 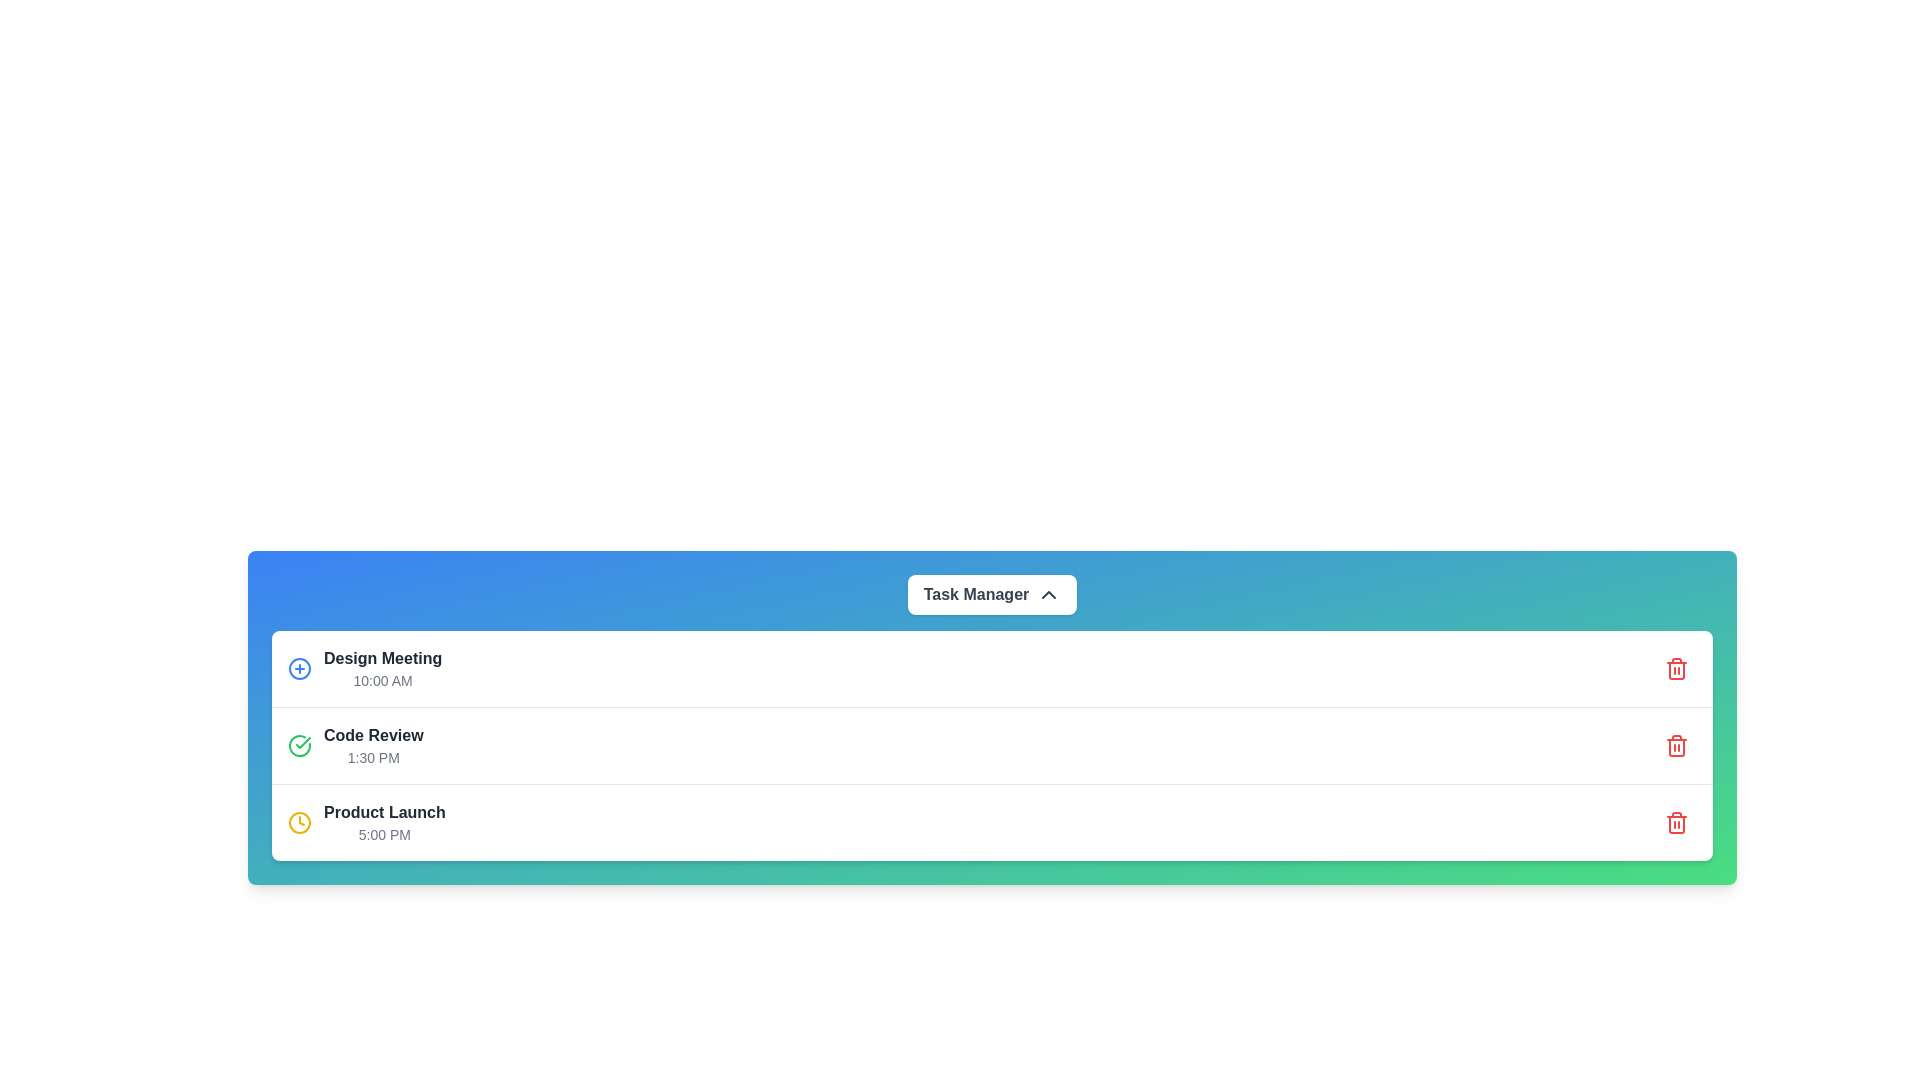 I want to click on the delete button located at the far right of the 'Product Launch 5:00 PM' row, so click(x=1676, y=822).